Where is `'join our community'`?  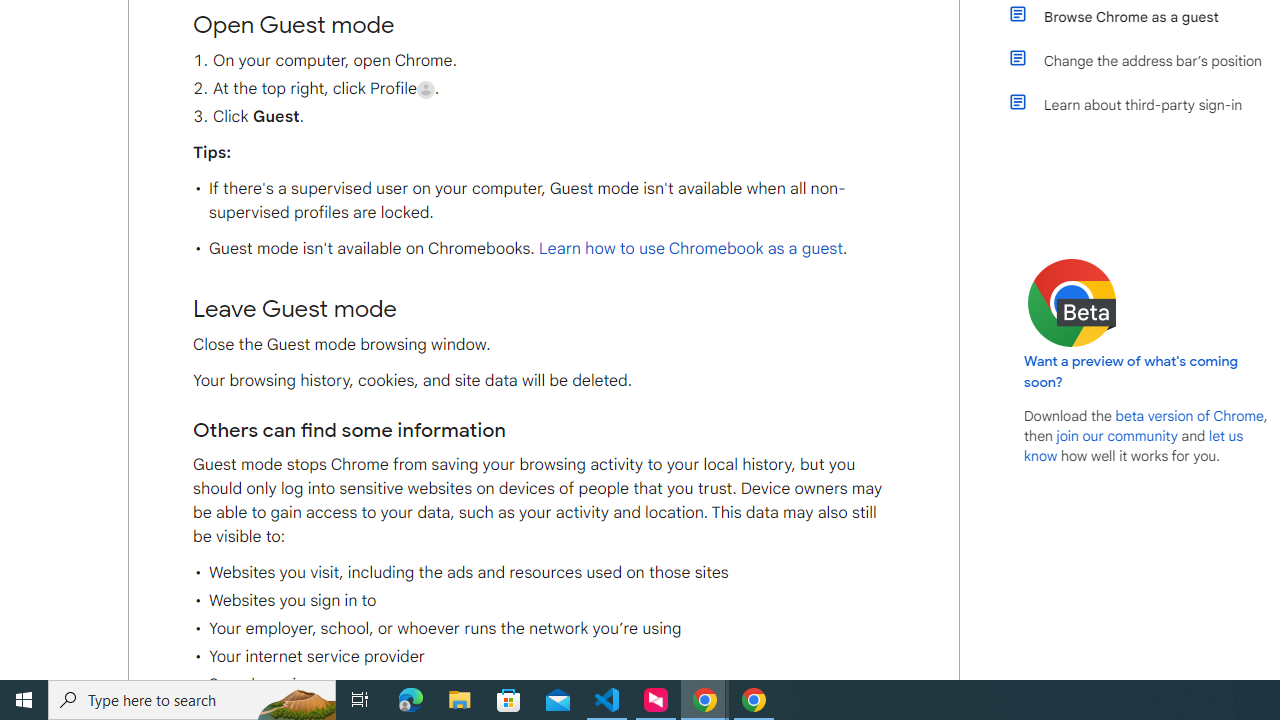 'join our community' is located at coordinates (1115, 434).